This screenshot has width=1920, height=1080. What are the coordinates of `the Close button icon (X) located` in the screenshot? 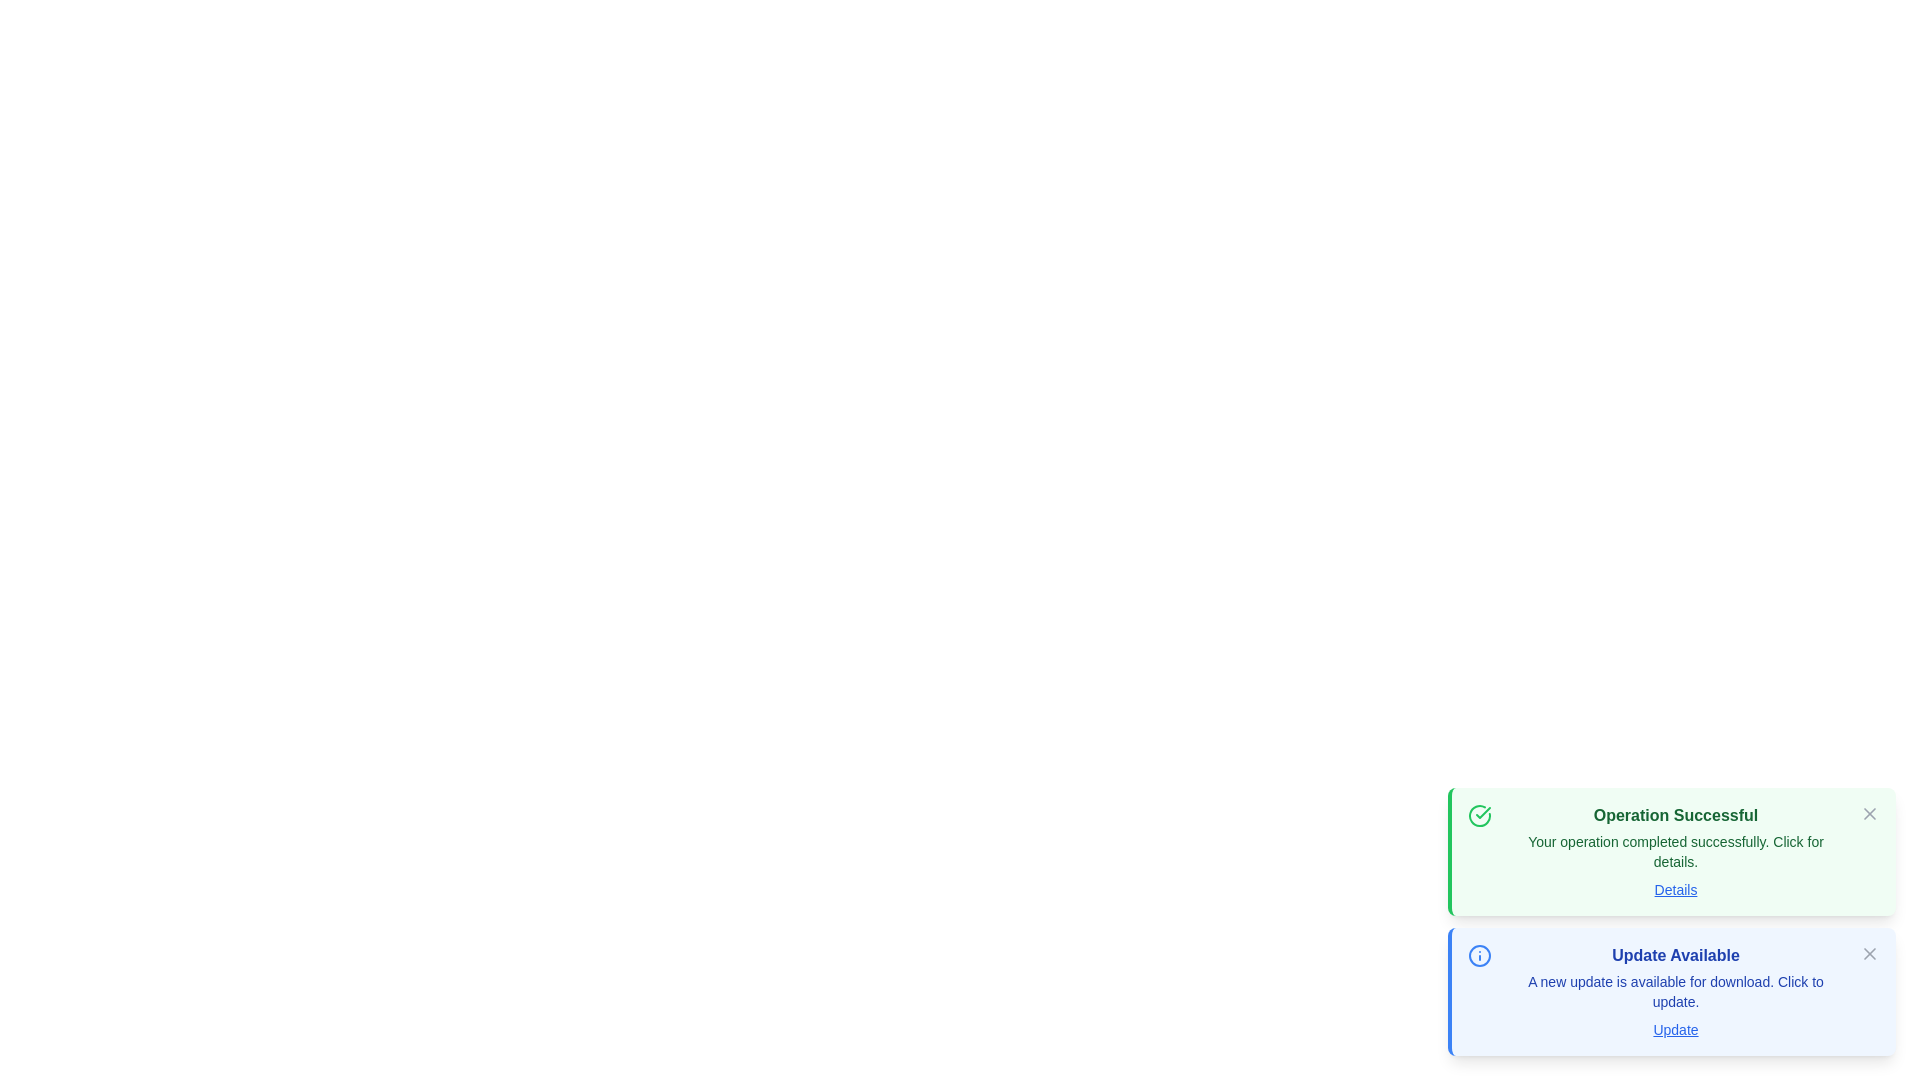 It's located at (1869, 952).